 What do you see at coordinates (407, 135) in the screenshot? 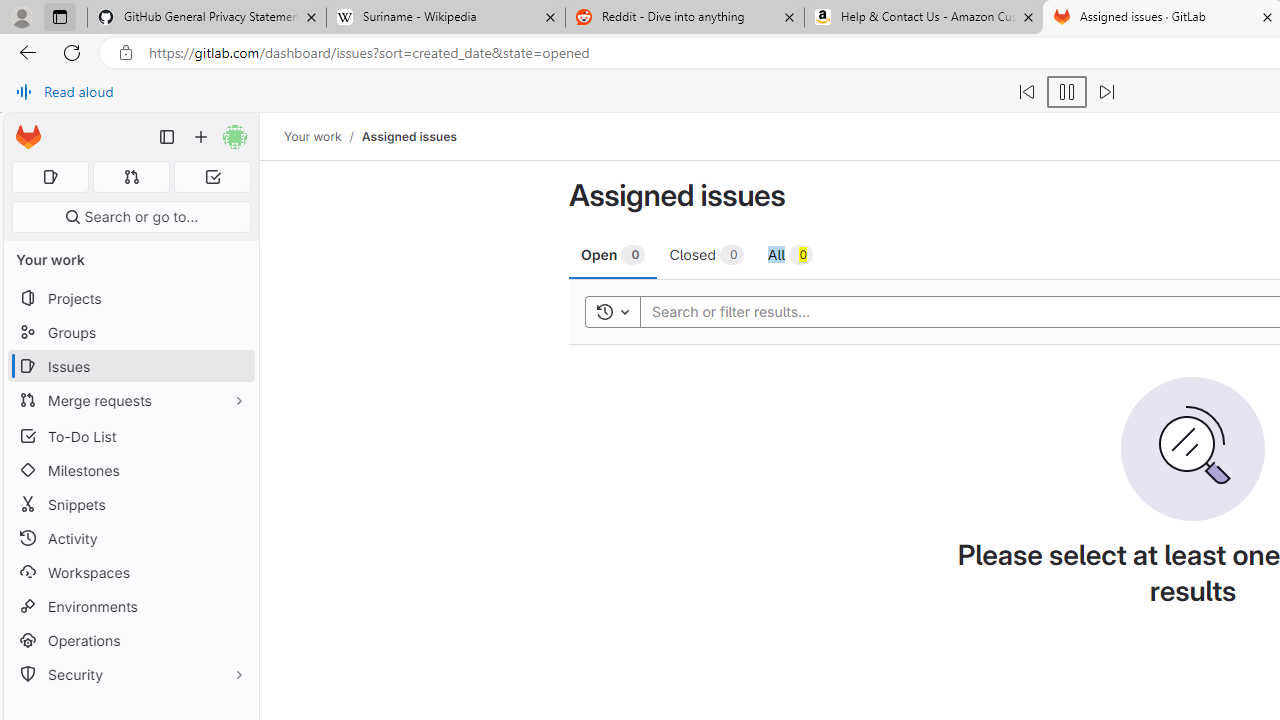
I see `'Assigned issues'` at bounding box center [407, 135].